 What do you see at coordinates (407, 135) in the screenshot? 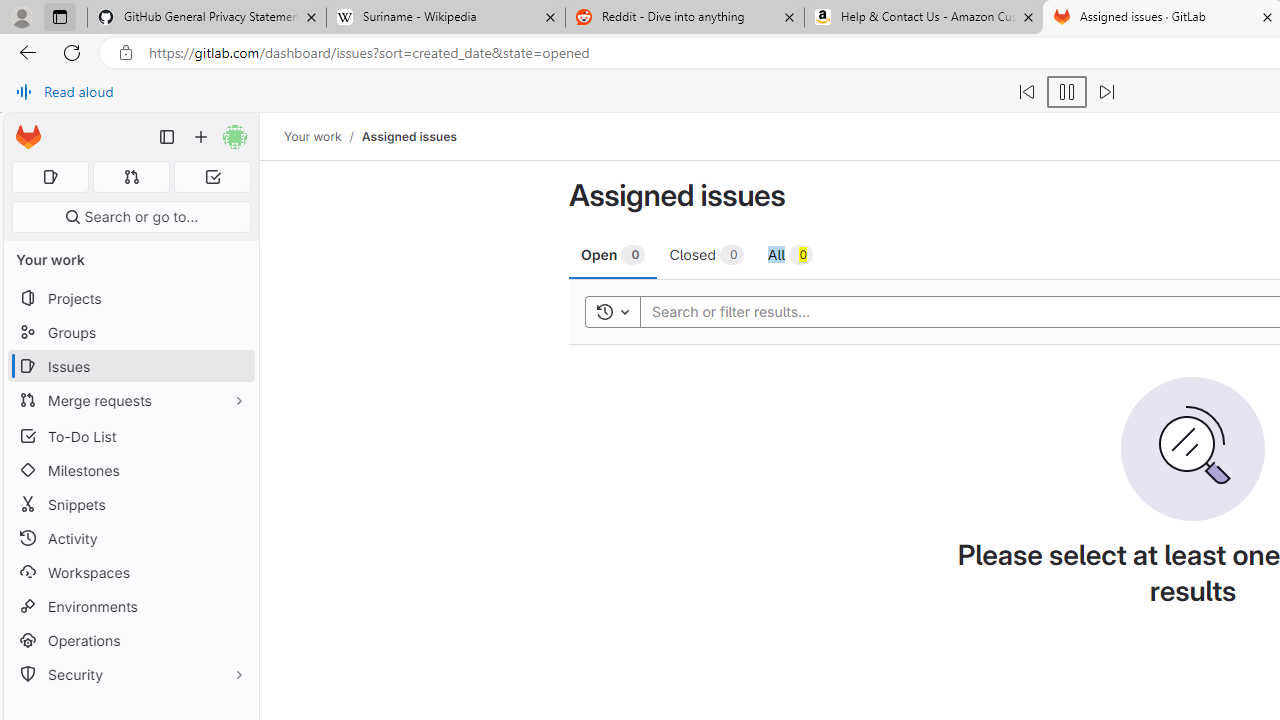
I see `'Assigned issues'` at bounding box center [407, 135].